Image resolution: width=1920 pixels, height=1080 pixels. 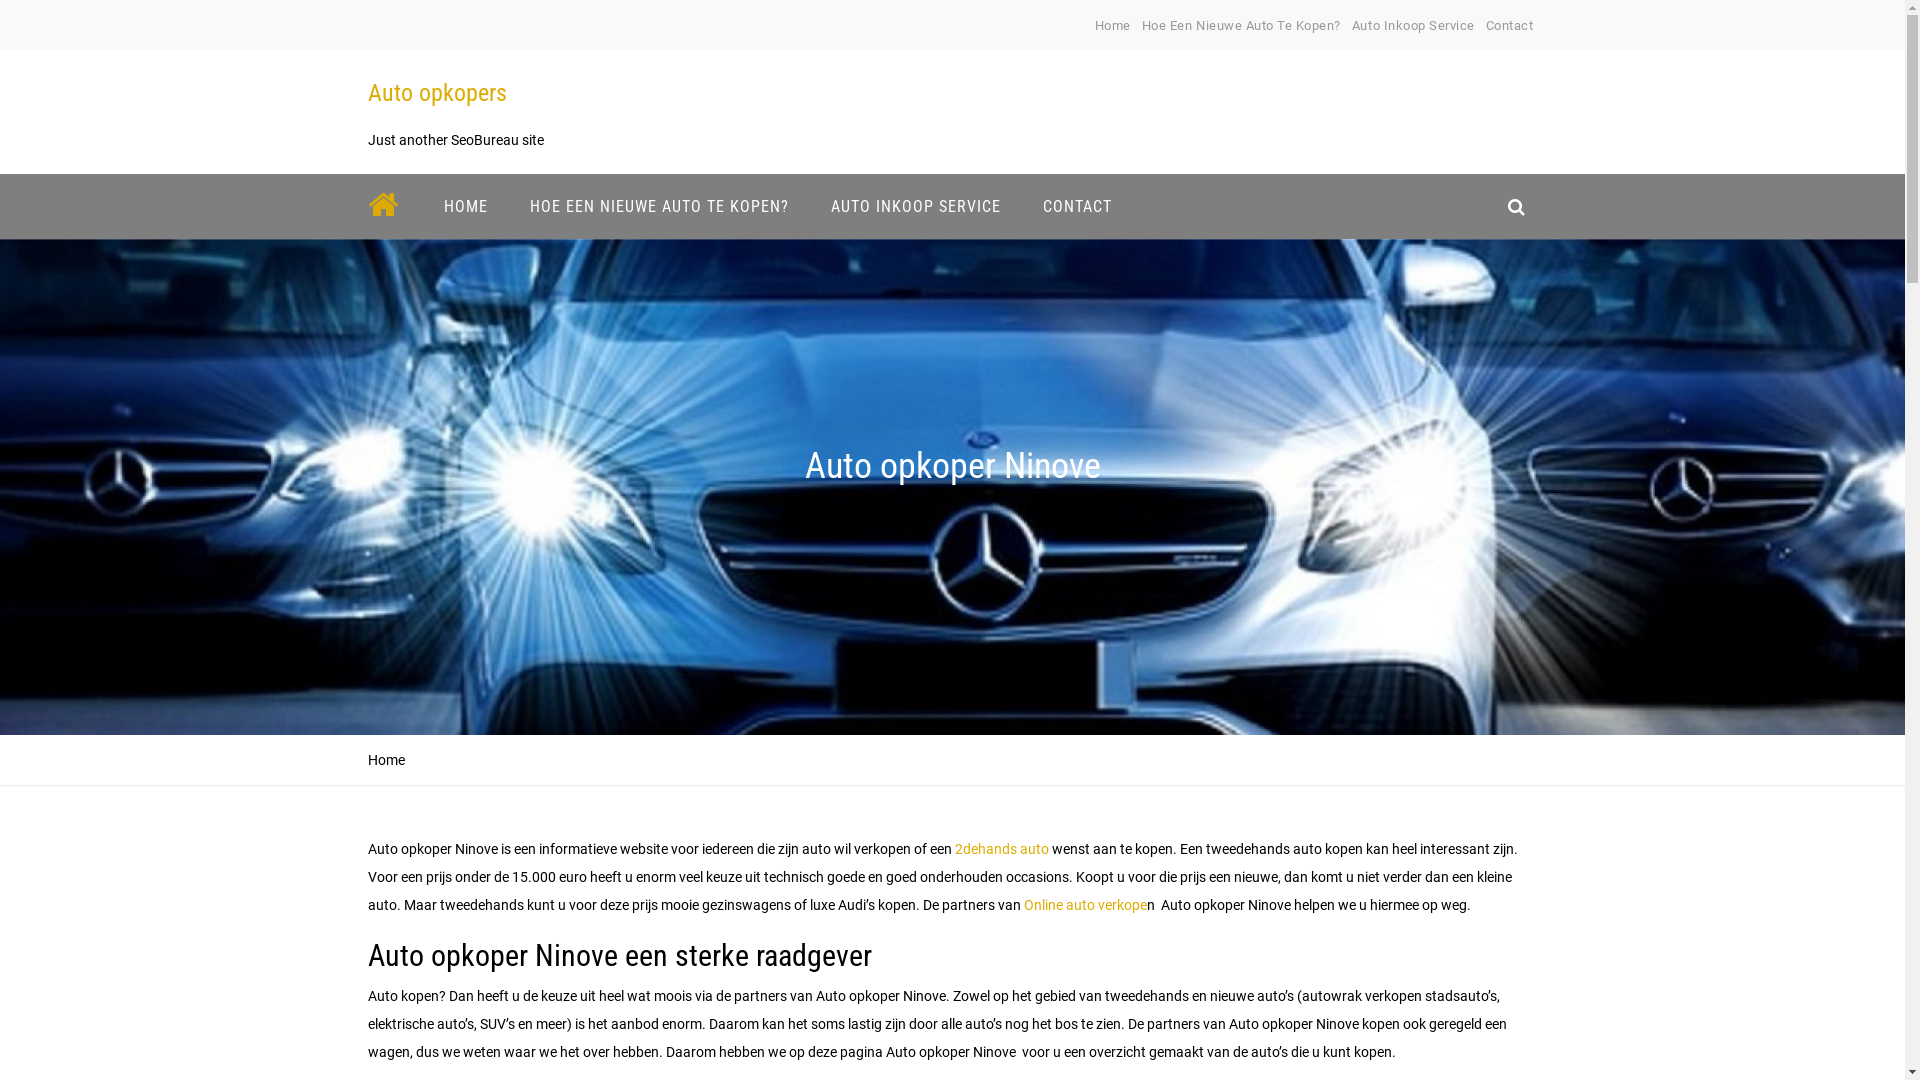 I want to click on 'search_icon', so click(x=1493, y=206).